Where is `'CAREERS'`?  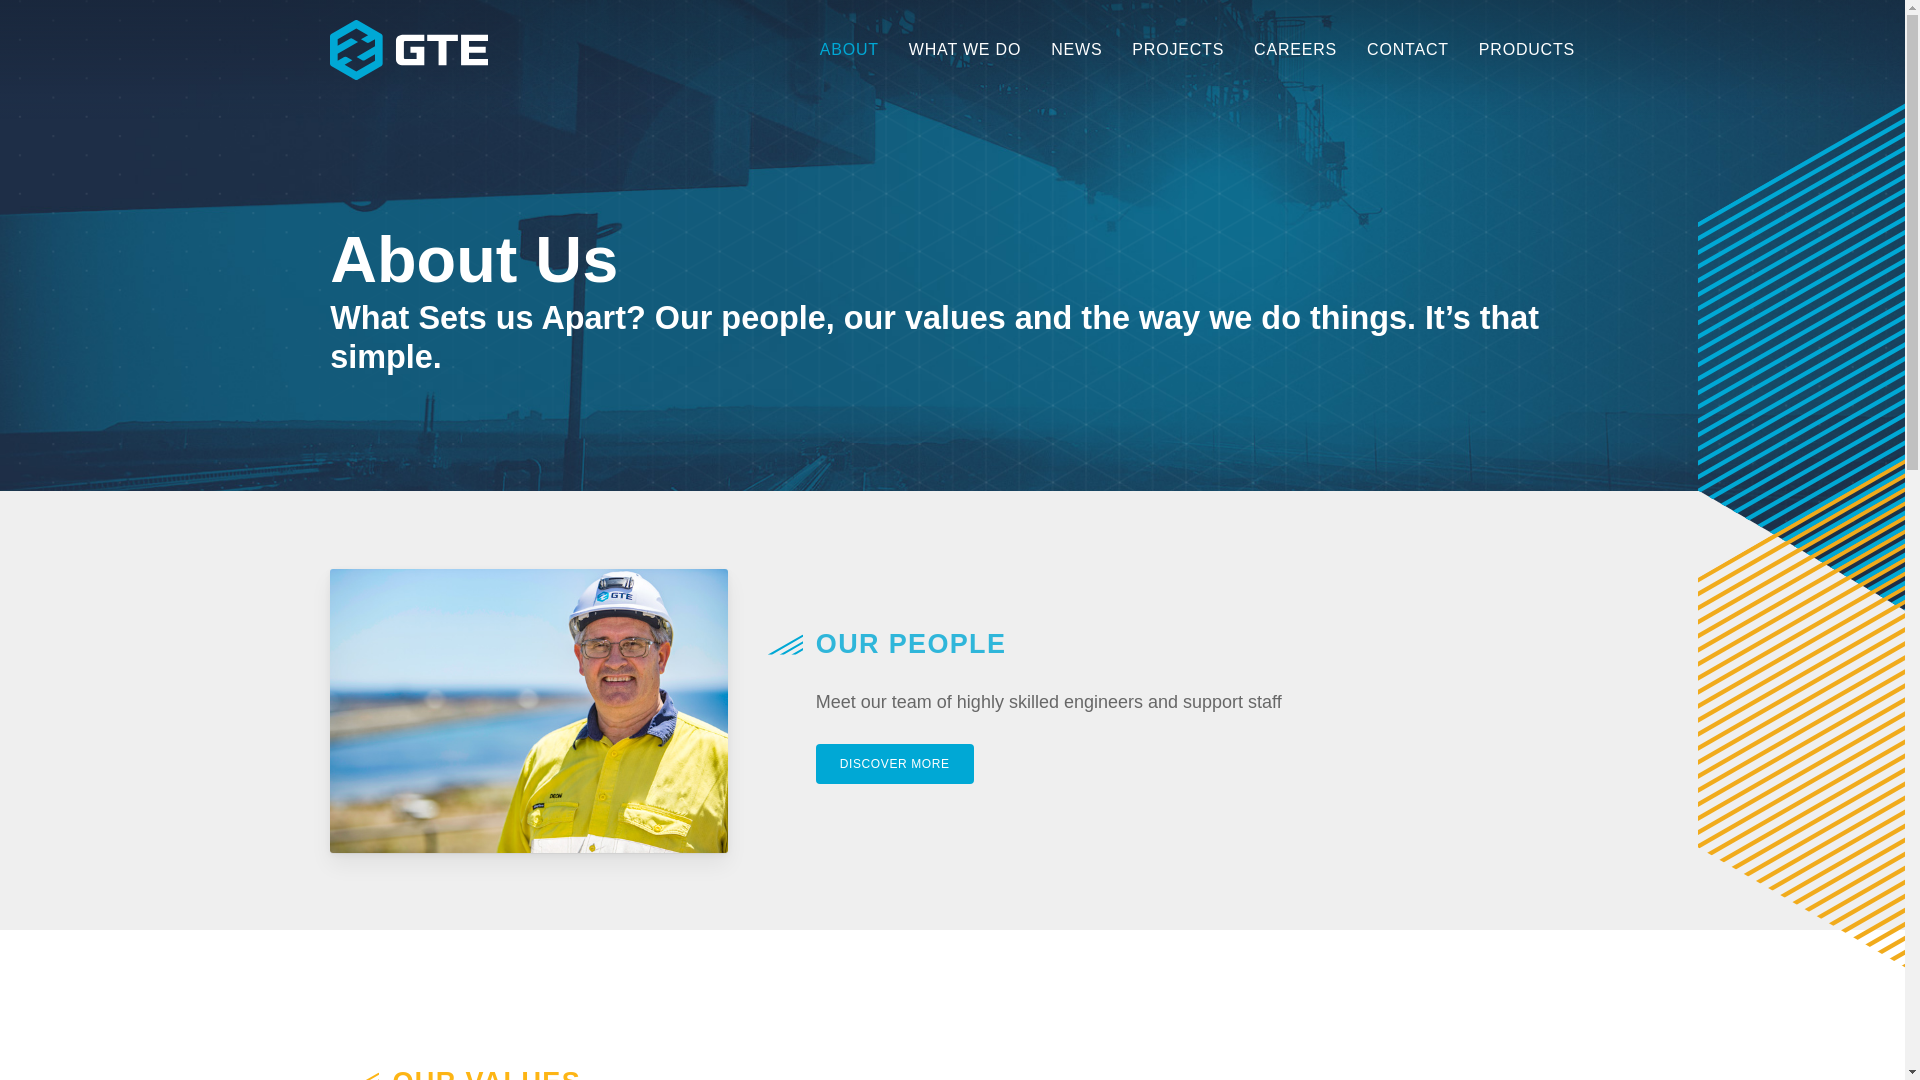
'CAREERS' is located at coordinates (1237, 49).